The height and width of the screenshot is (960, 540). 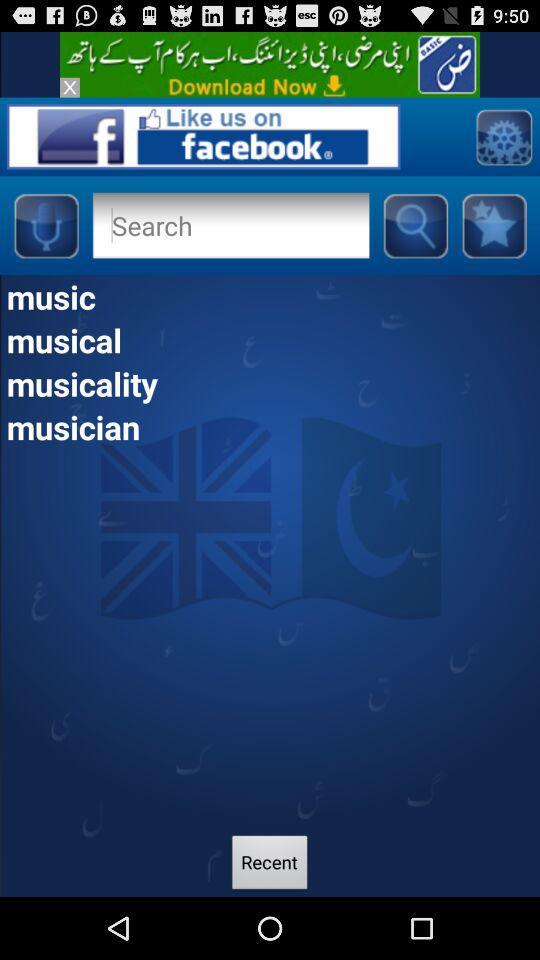 What do you see at coordinates (68, 87) in the screenshot?
I see `exit button` at bounding box center [68, 87].